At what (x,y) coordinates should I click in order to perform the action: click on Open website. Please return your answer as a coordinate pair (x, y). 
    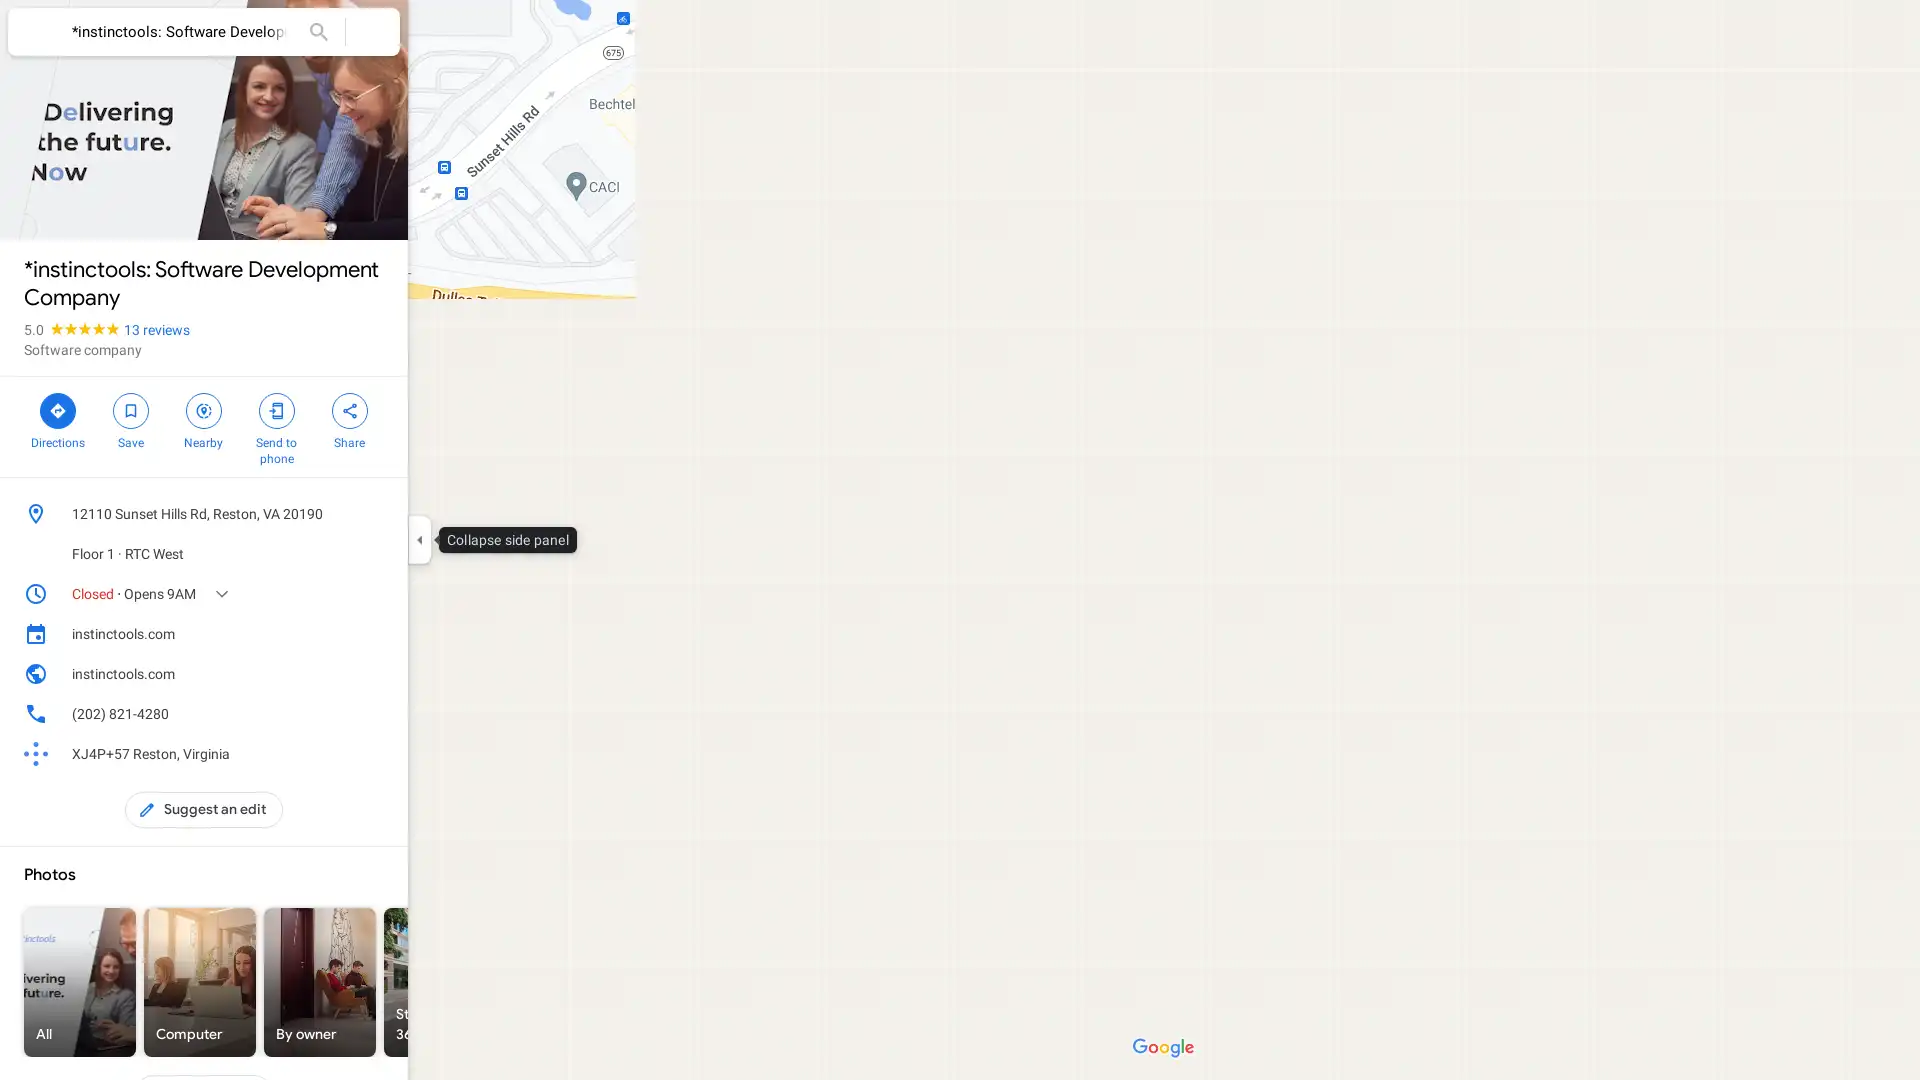
    Looking at the image, I should click on (344, 674).